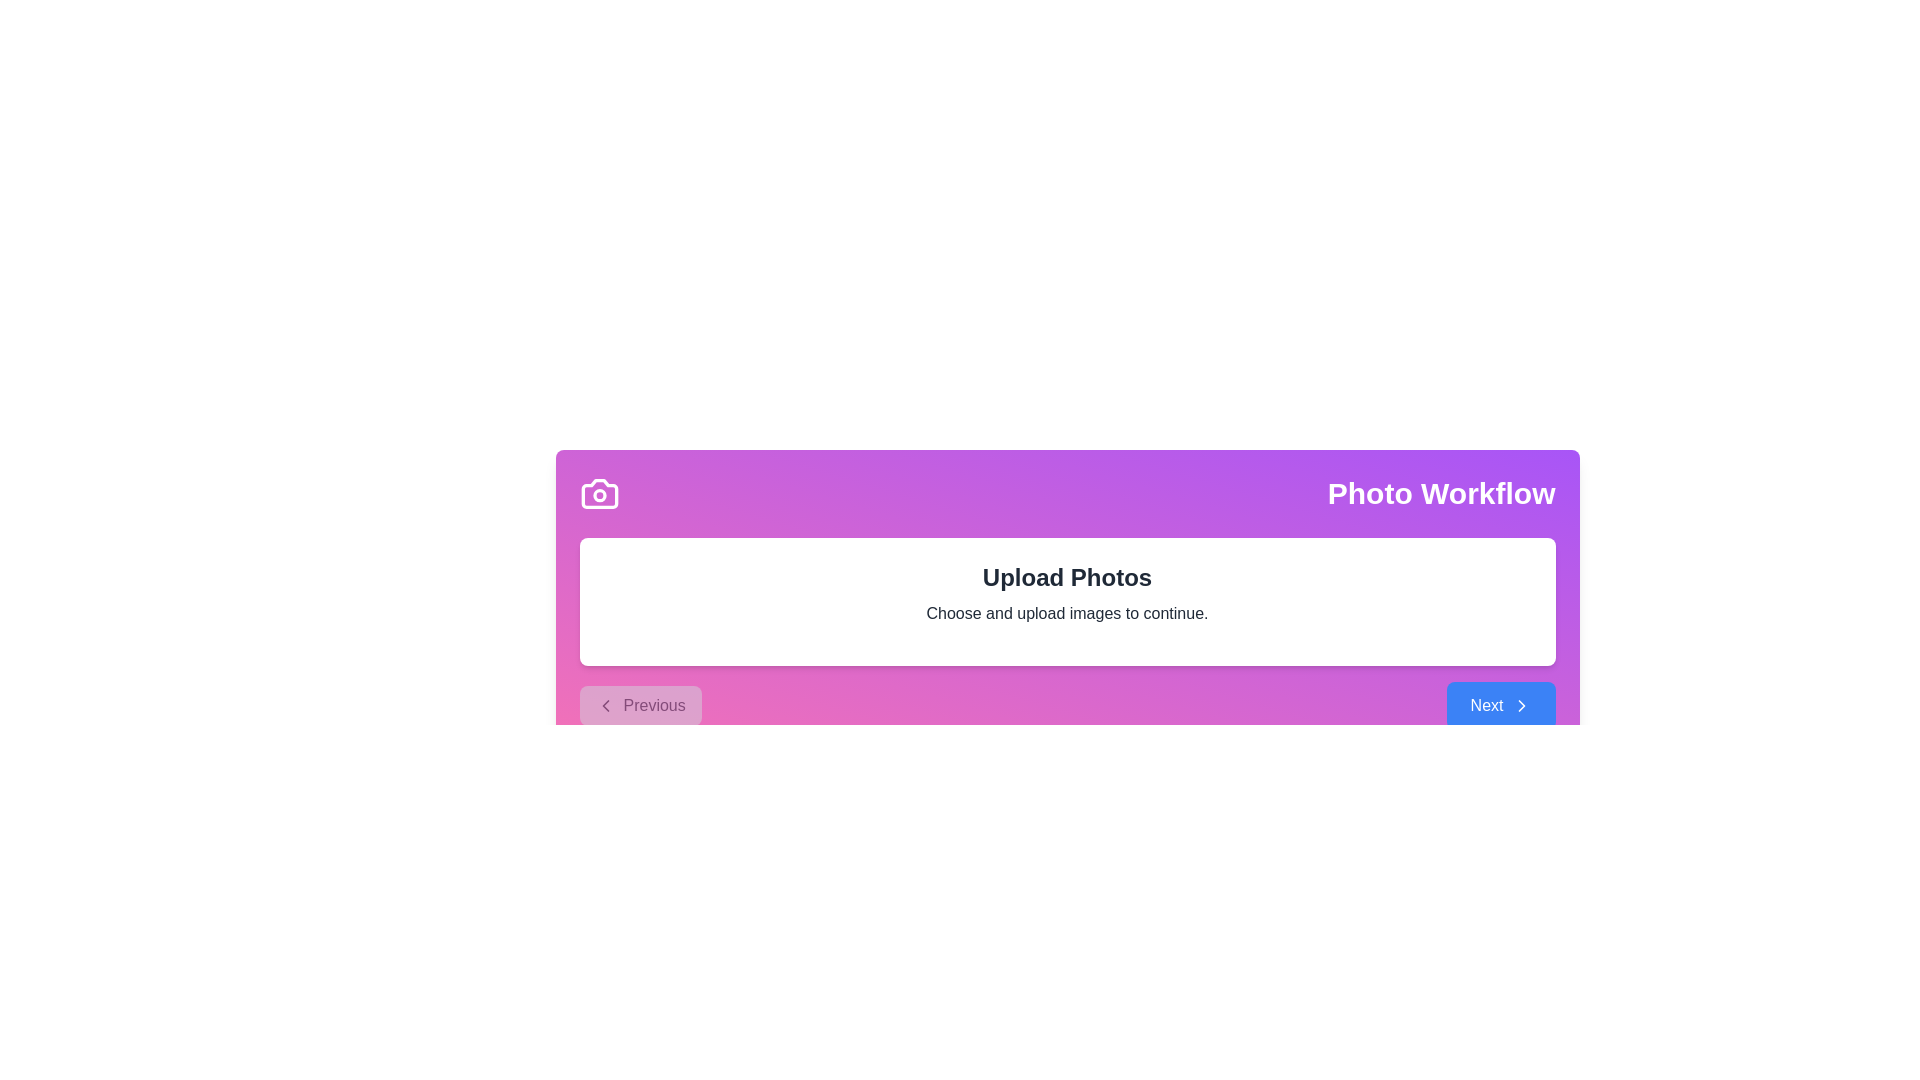 The height and width of the screenshot is (1080, 1920). What do you see at coordinates (598, 493) in the screenshot?
I see `the camera icon in the top-left corner of the gradient-colored header bar, which serves as a symbolic representation for photo uploading or image handling` at bounding box center [598, 493].